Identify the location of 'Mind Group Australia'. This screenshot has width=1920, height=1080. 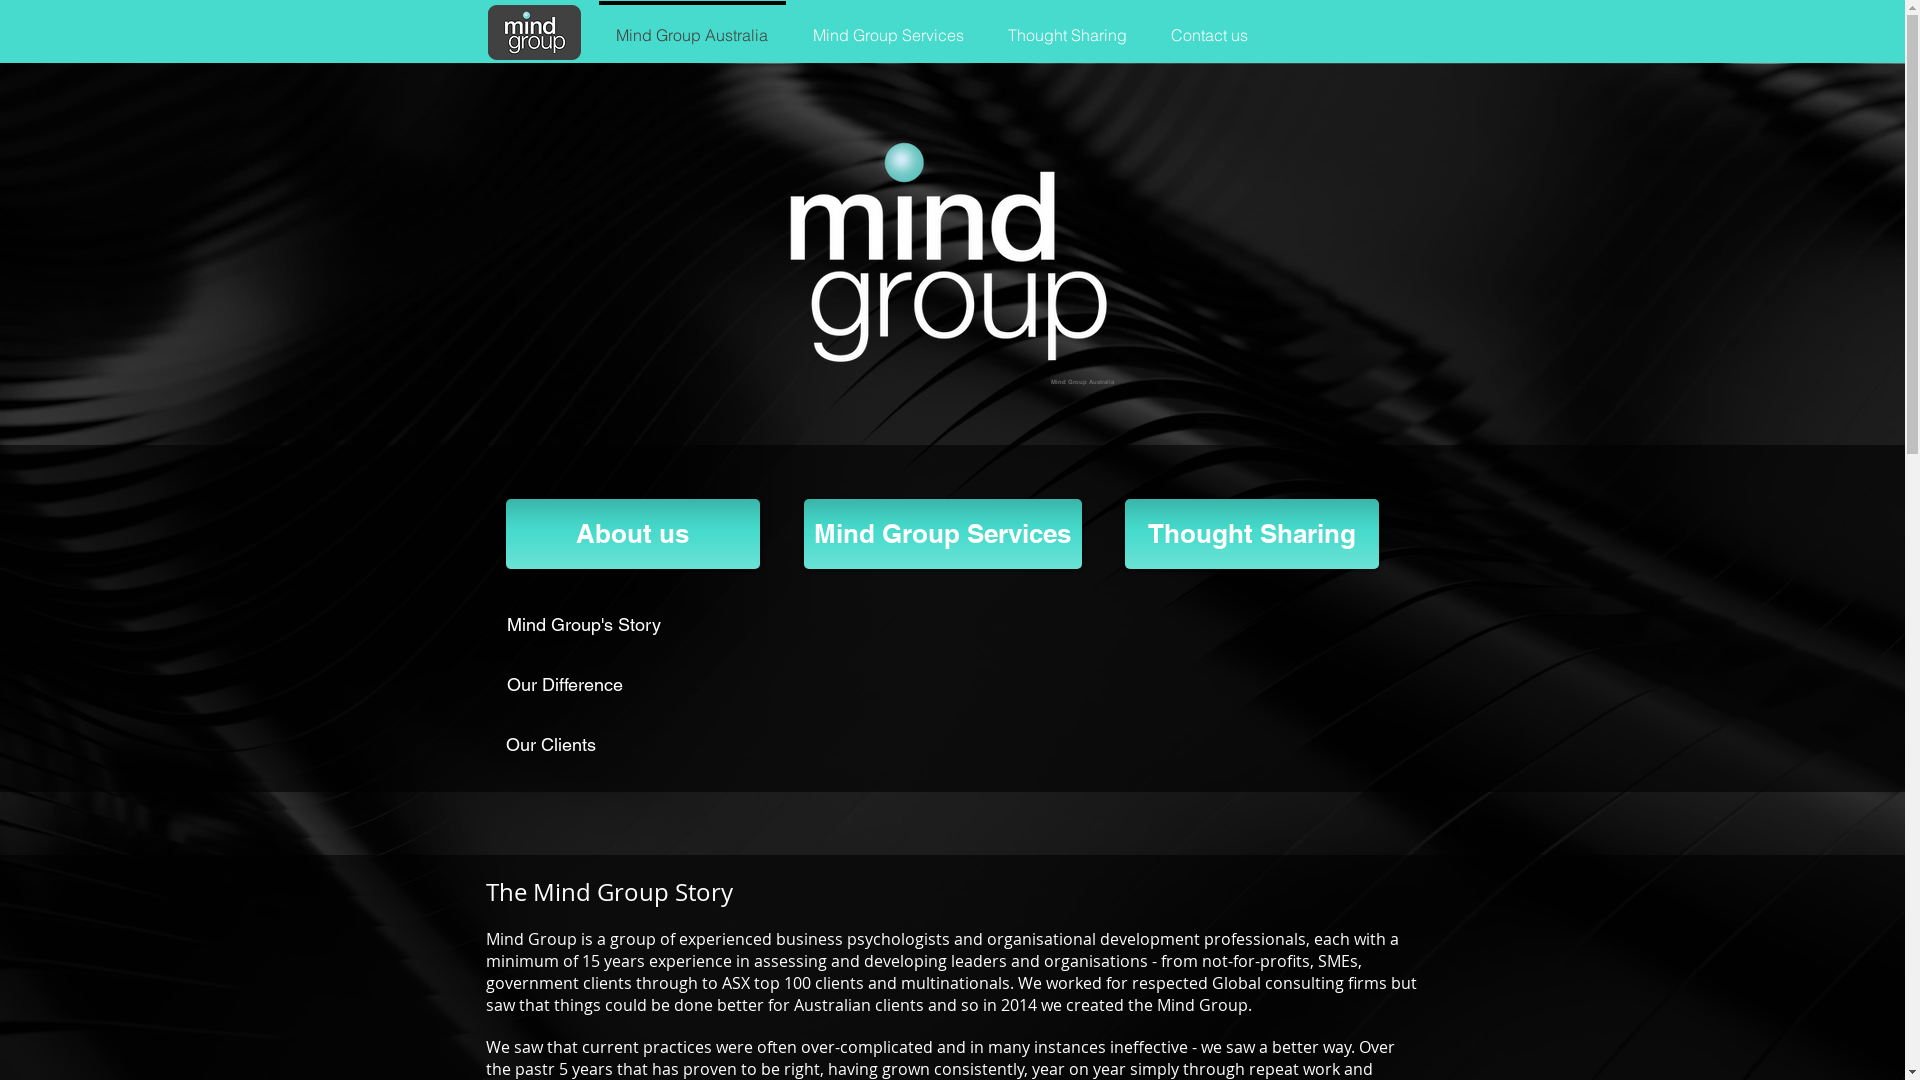
(692, 26).